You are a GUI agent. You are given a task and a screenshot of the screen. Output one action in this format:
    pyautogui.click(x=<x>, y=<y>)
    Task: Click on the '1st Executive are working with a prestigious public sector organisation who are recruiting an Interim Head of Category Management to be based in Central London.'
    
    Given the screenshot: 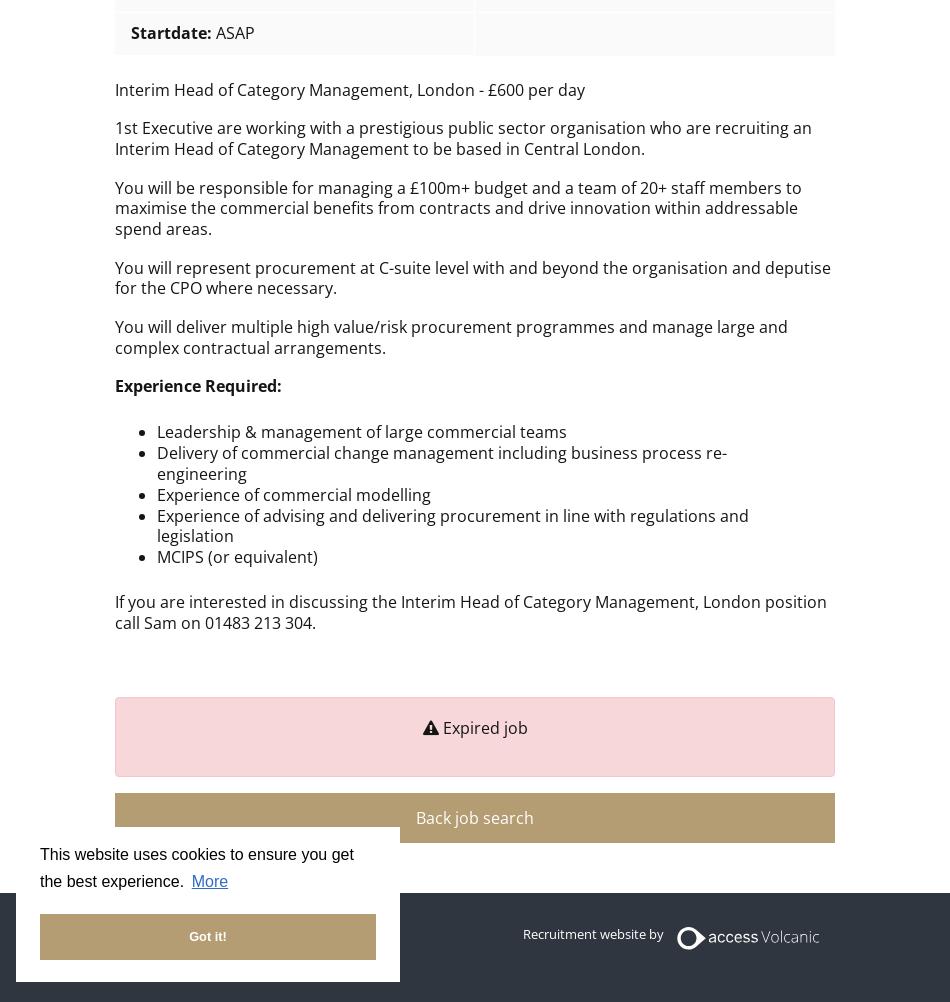 What is the action you would take?
    pyautogui.click(x=462, y=137)
    